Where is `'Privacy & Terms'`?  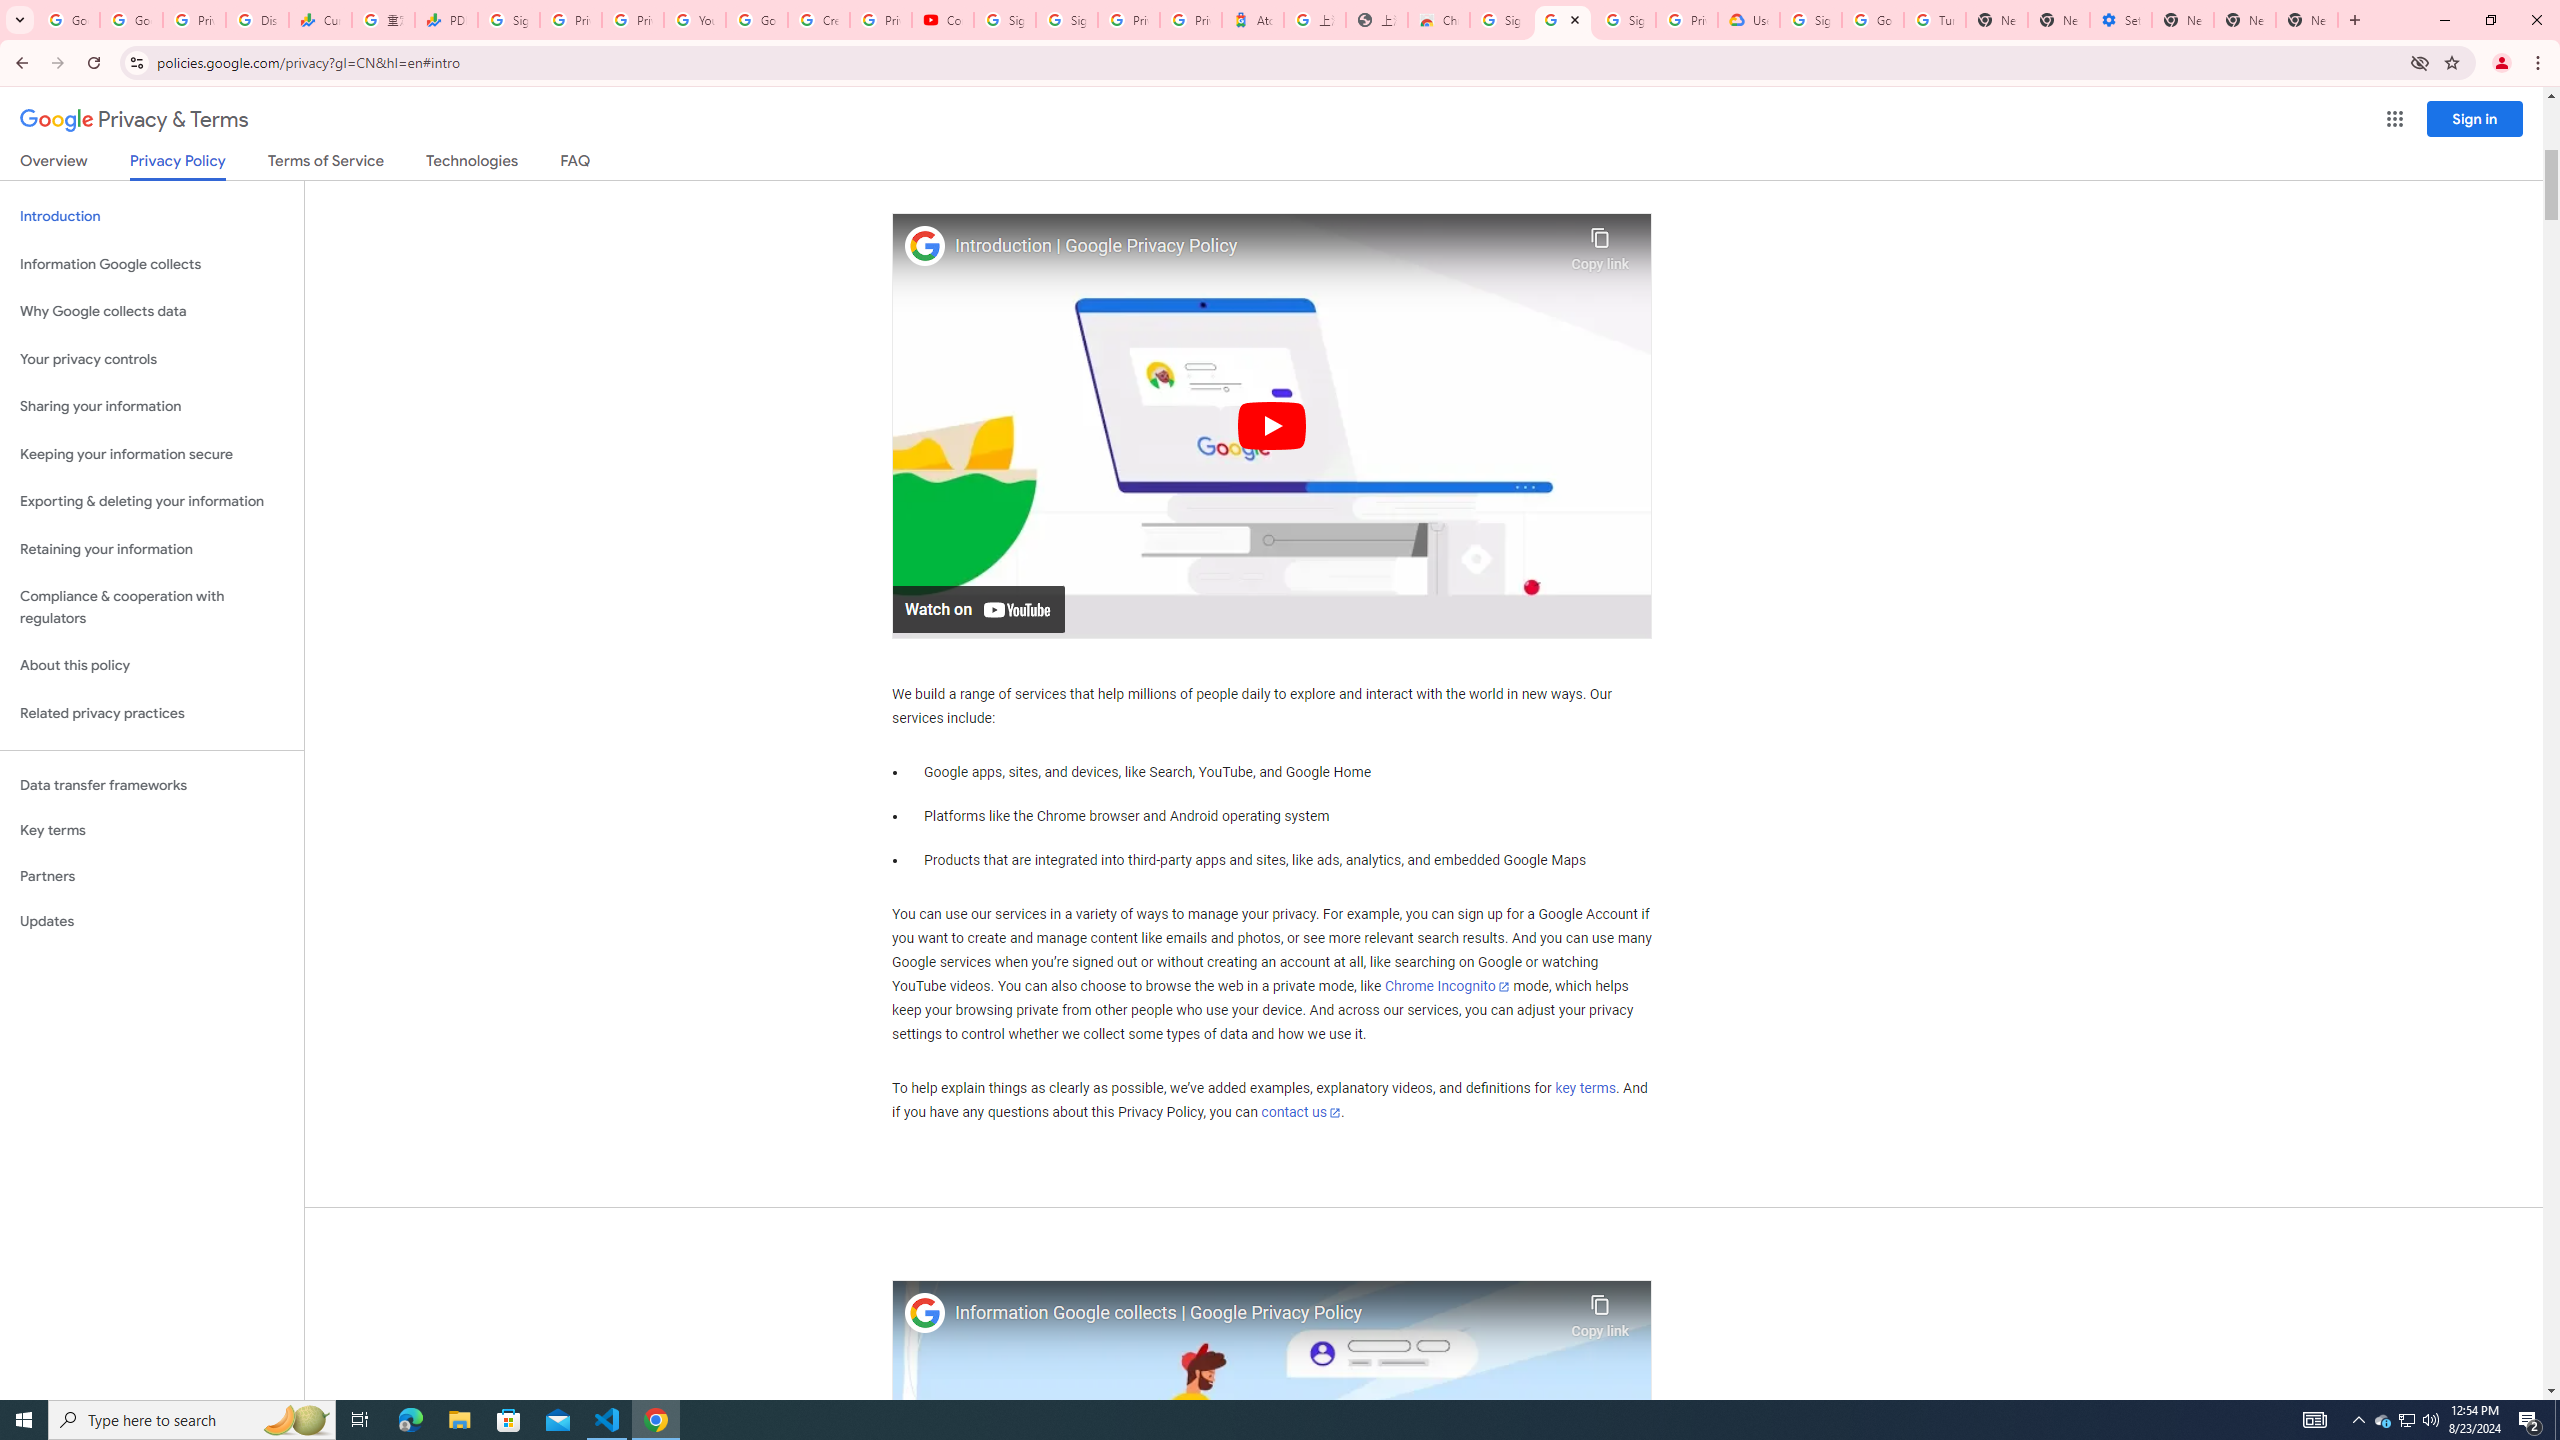
'Privacy & Terms' is located at coordinates (134, 119).